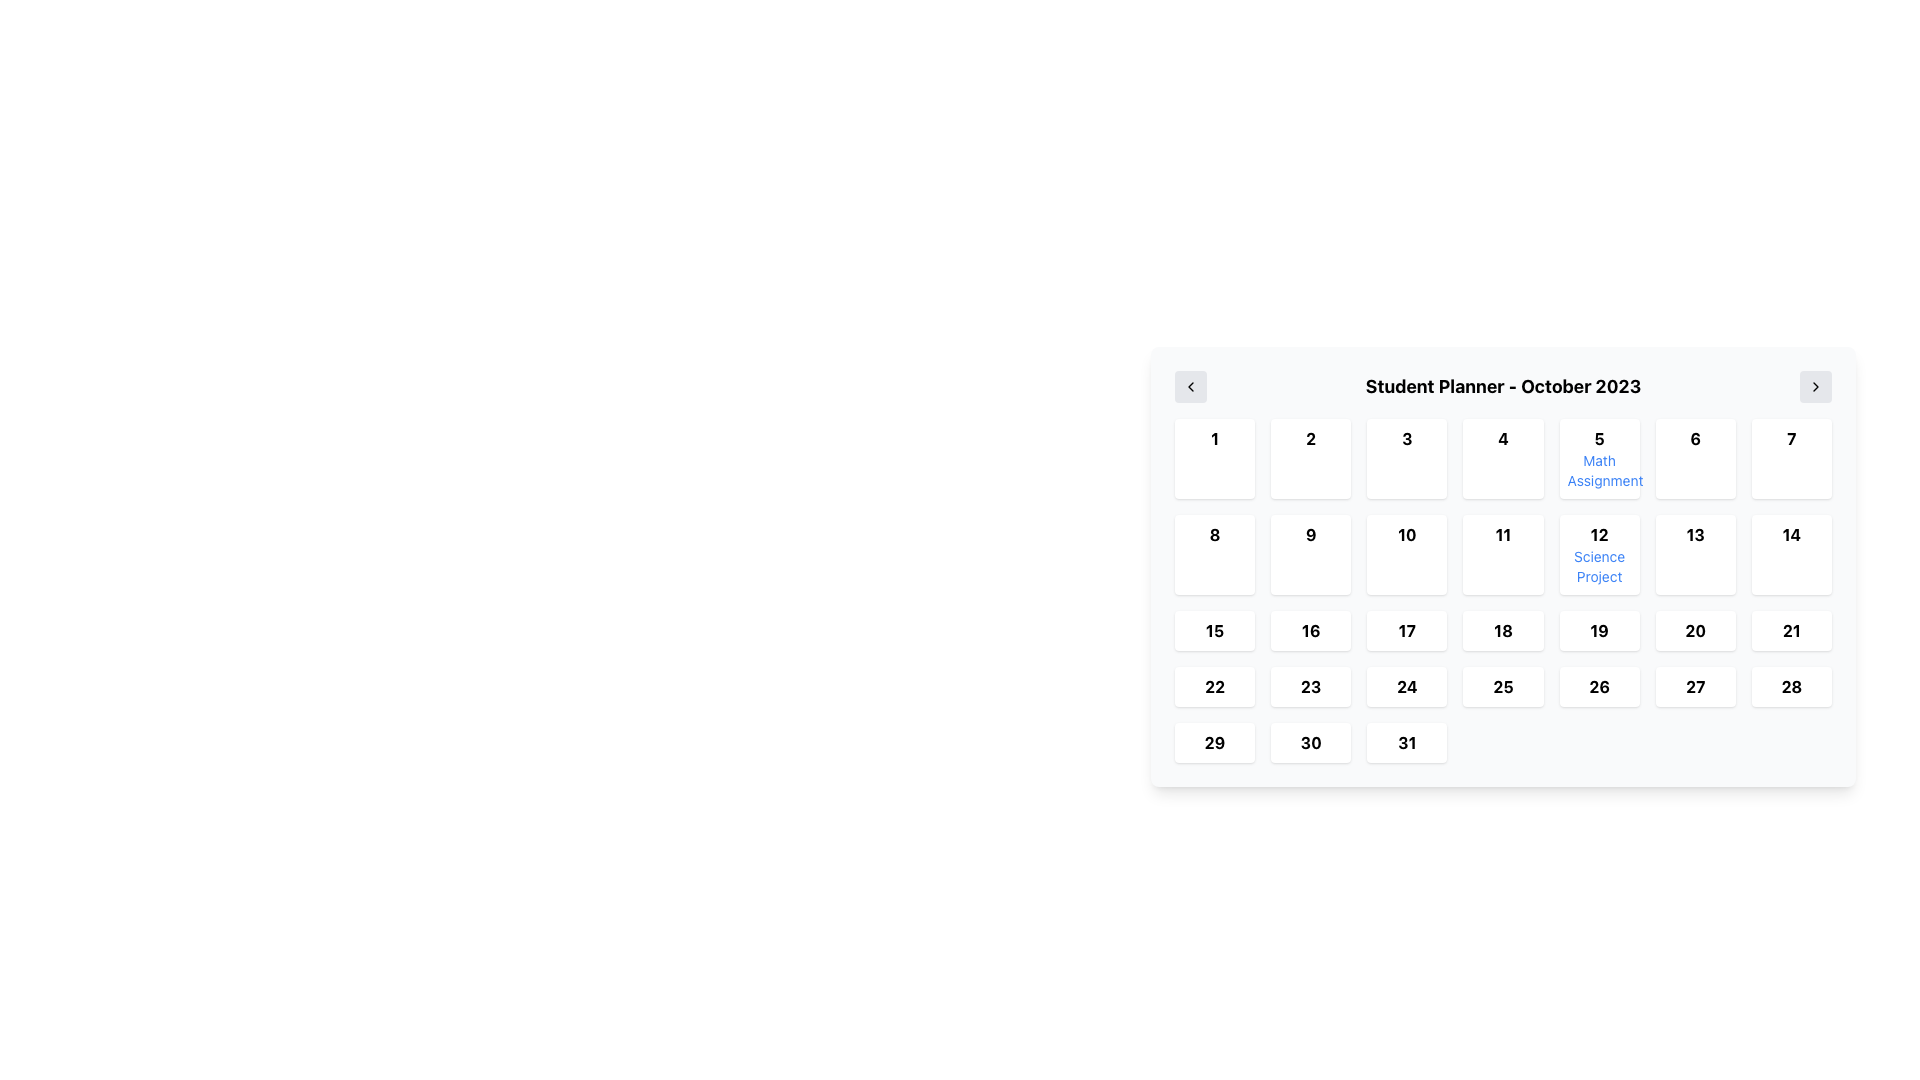  I want to click on the specific date in the Calendar Grid Display, so click(1503, 567).